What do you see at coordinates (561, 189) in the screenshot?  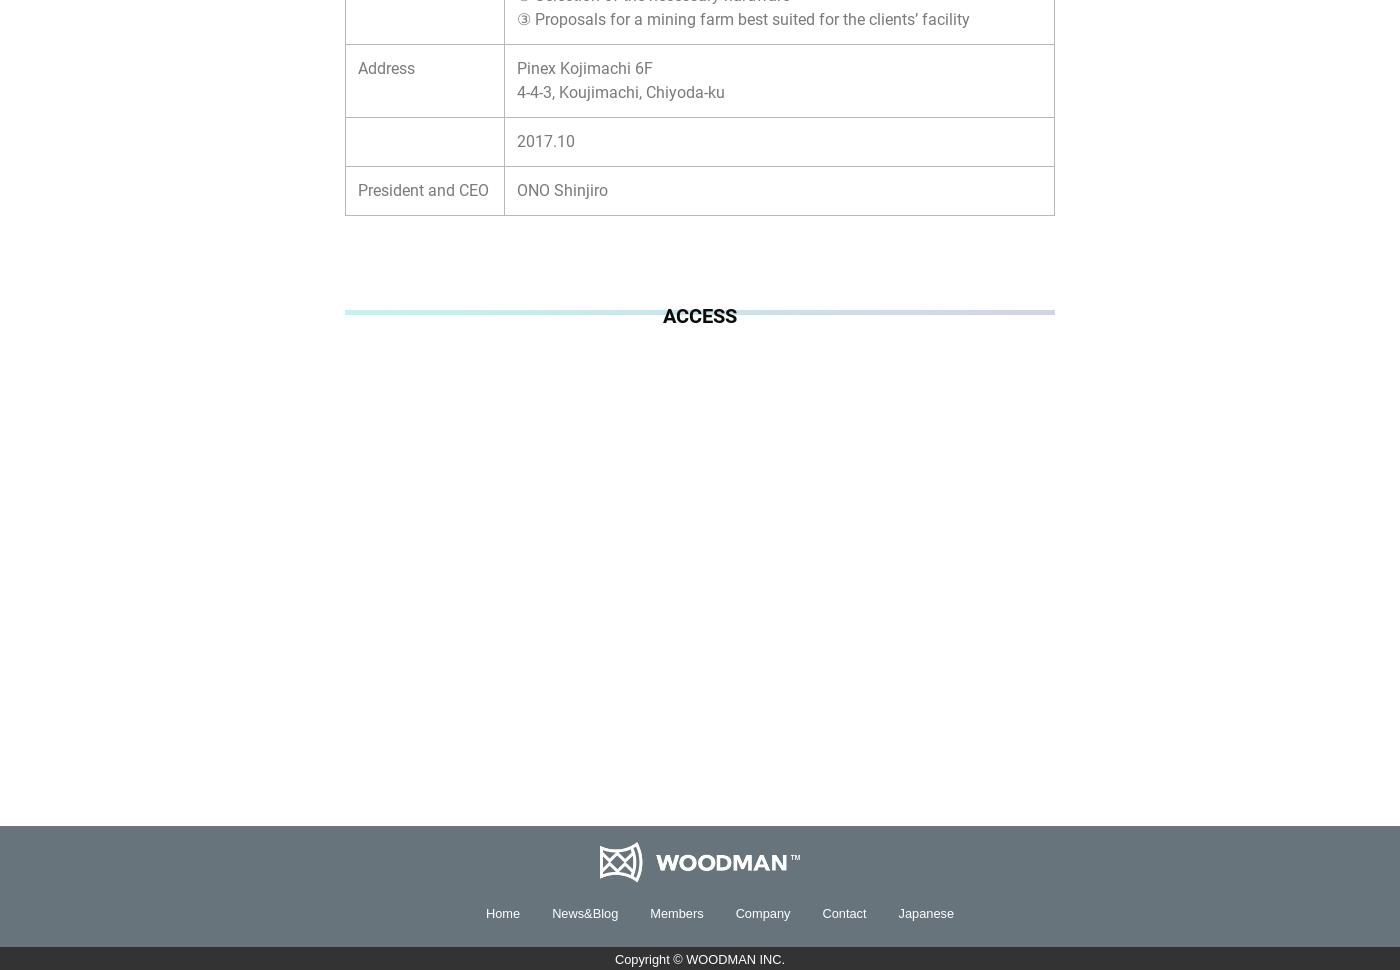 I see `'ONO Shinjiro'` at bounding box center [561, 189].